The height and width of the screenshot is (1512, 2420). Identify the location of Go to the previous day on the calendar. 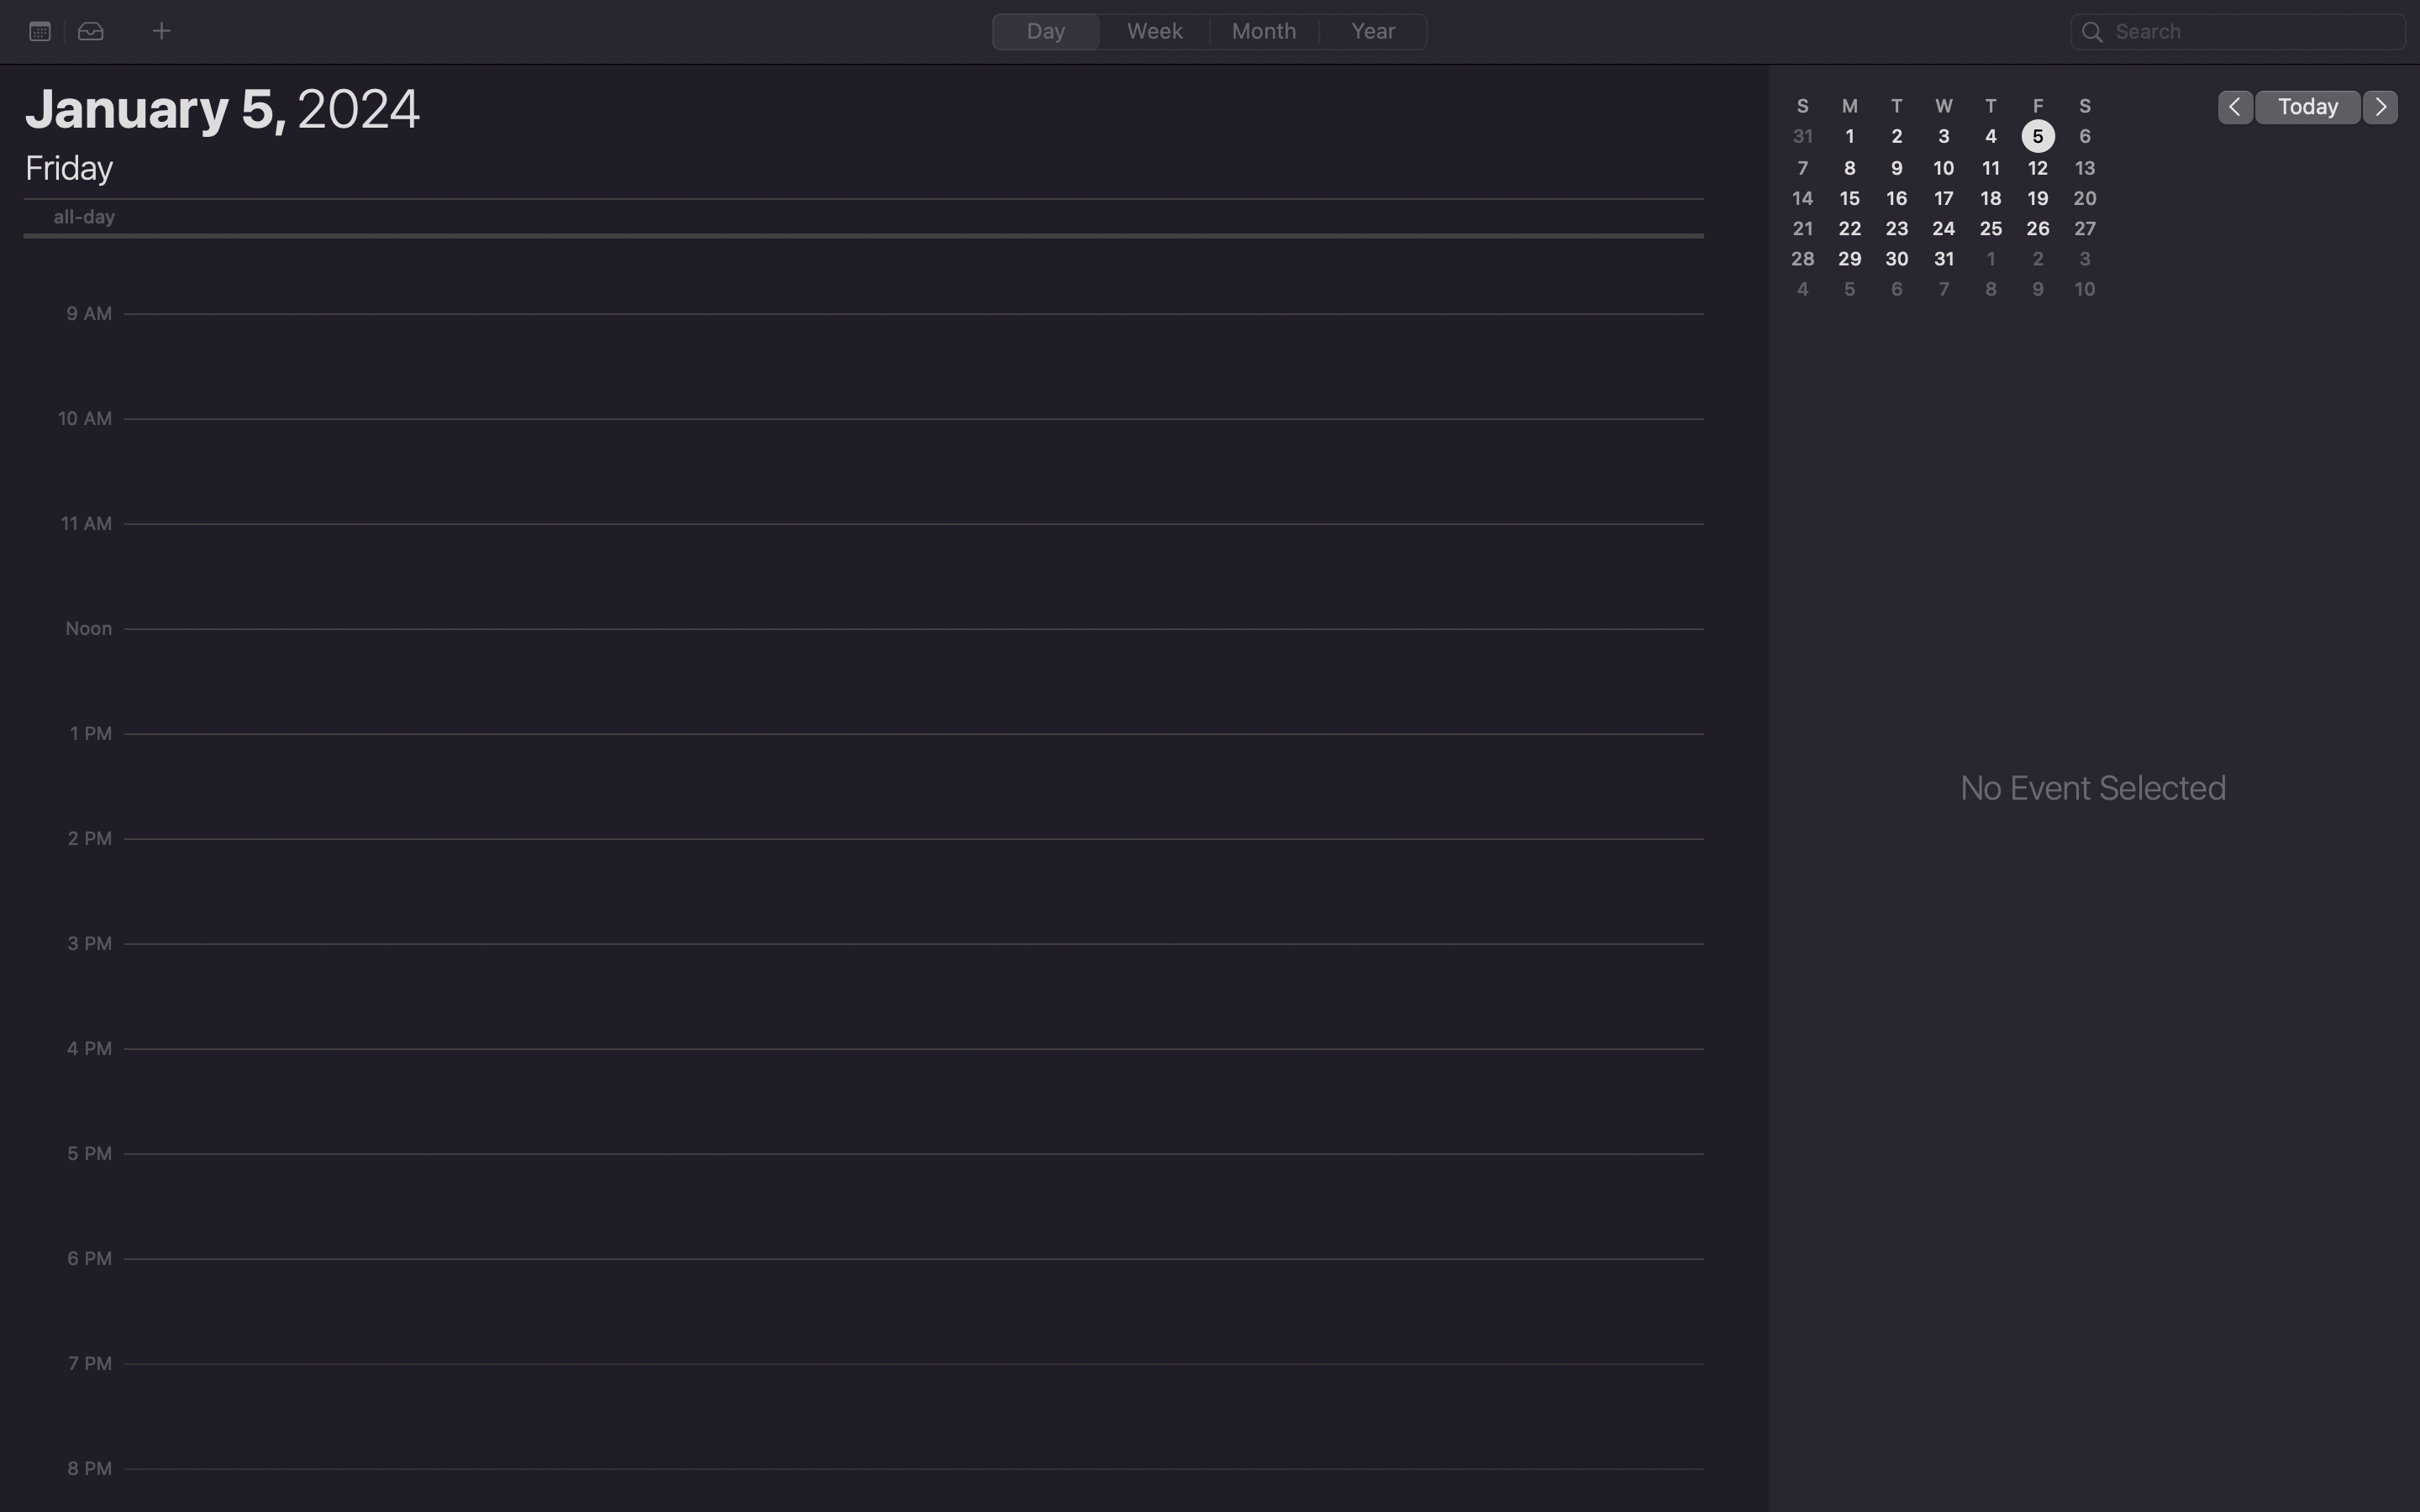
(2233, 105).